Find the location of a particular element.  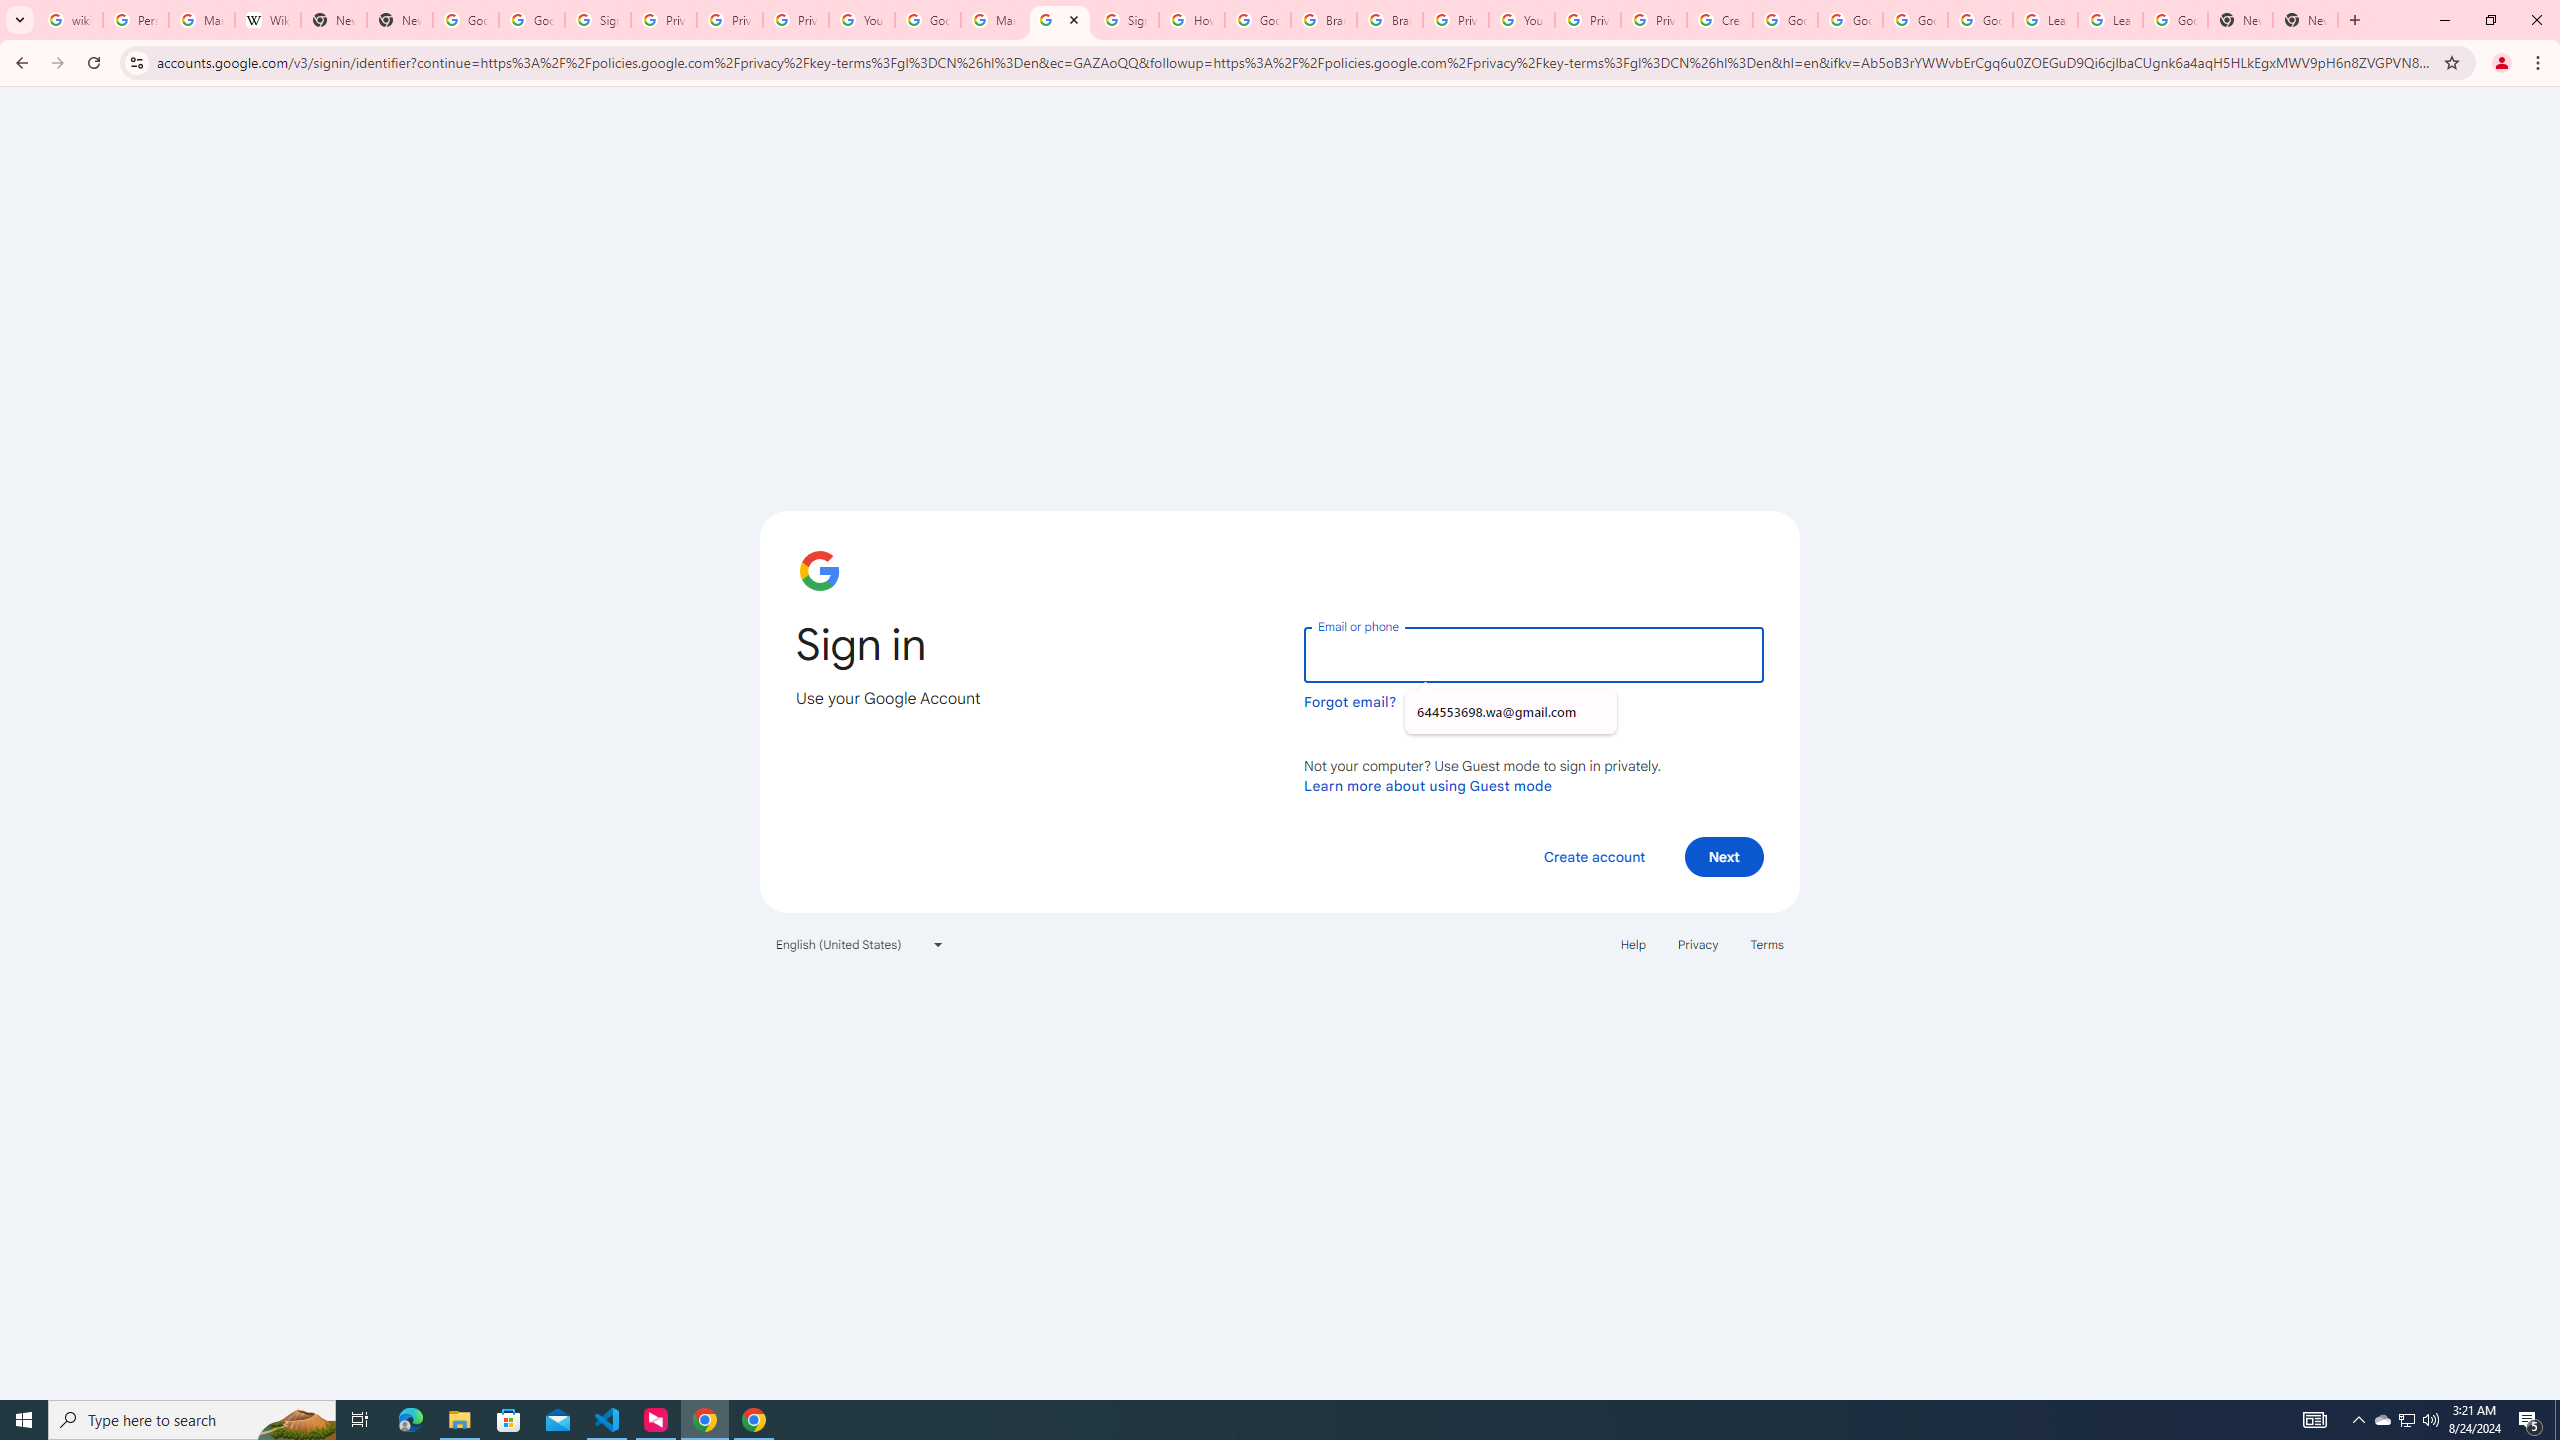

'Google Account Help' is located at coordinates (1980, 19).